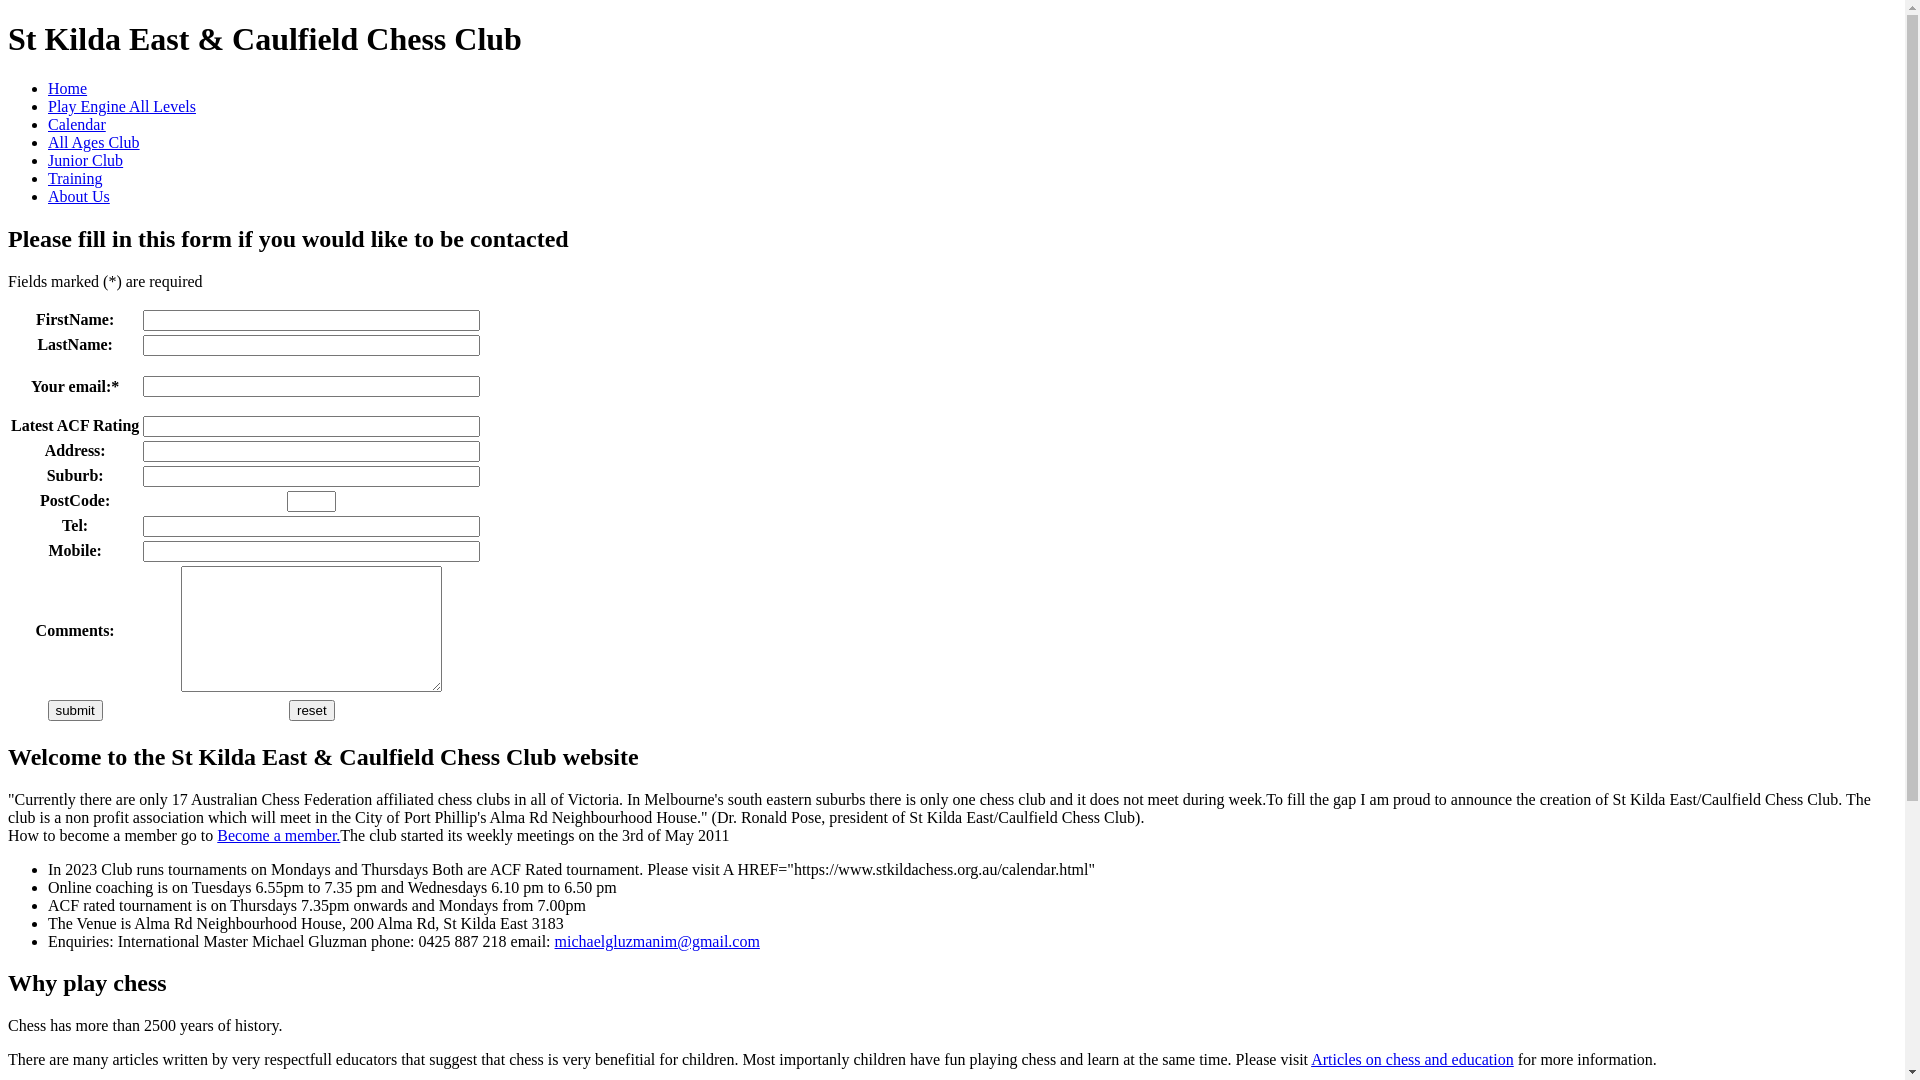  I want to click on 'submit', so click(48, 709).